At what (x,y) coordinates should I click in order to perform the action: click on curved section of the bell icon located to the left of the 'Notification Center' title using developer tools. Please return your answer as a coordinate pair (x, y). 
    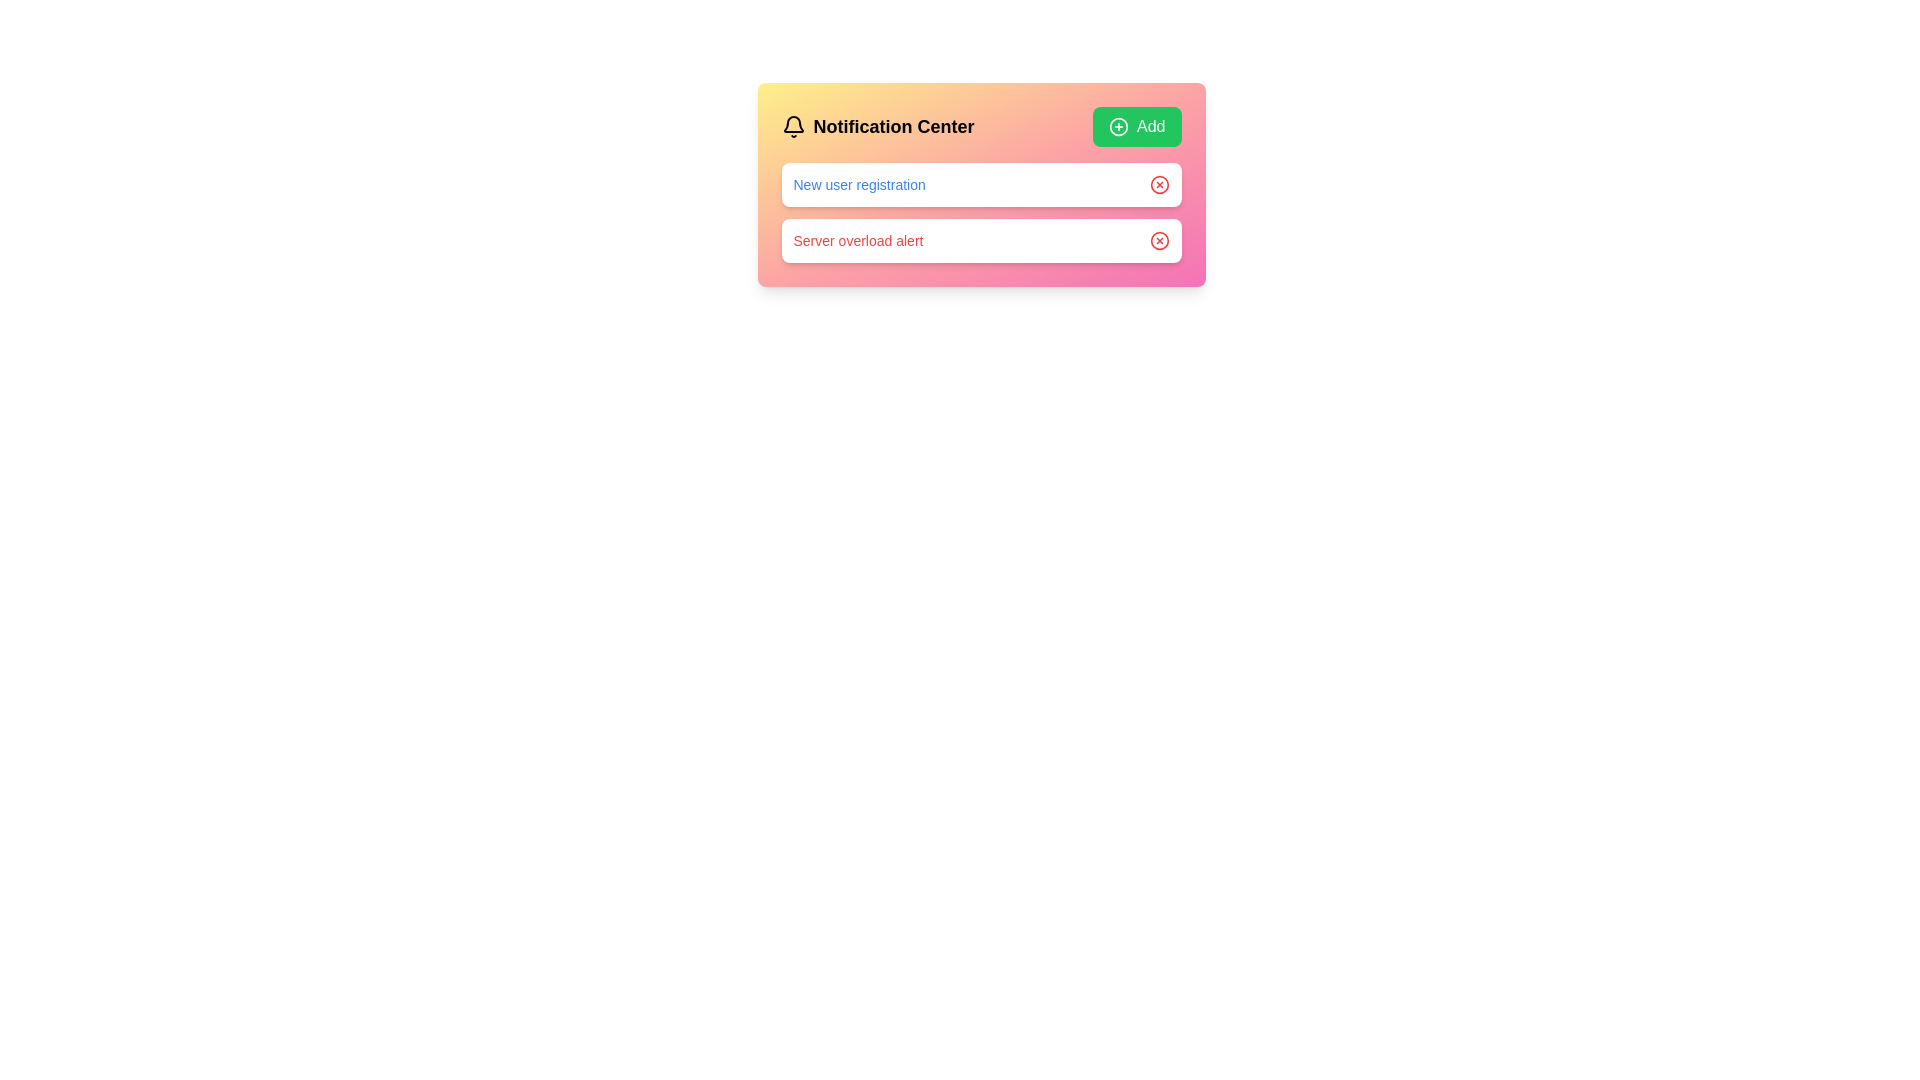
    Looking at the image, I should click on (792, 124).